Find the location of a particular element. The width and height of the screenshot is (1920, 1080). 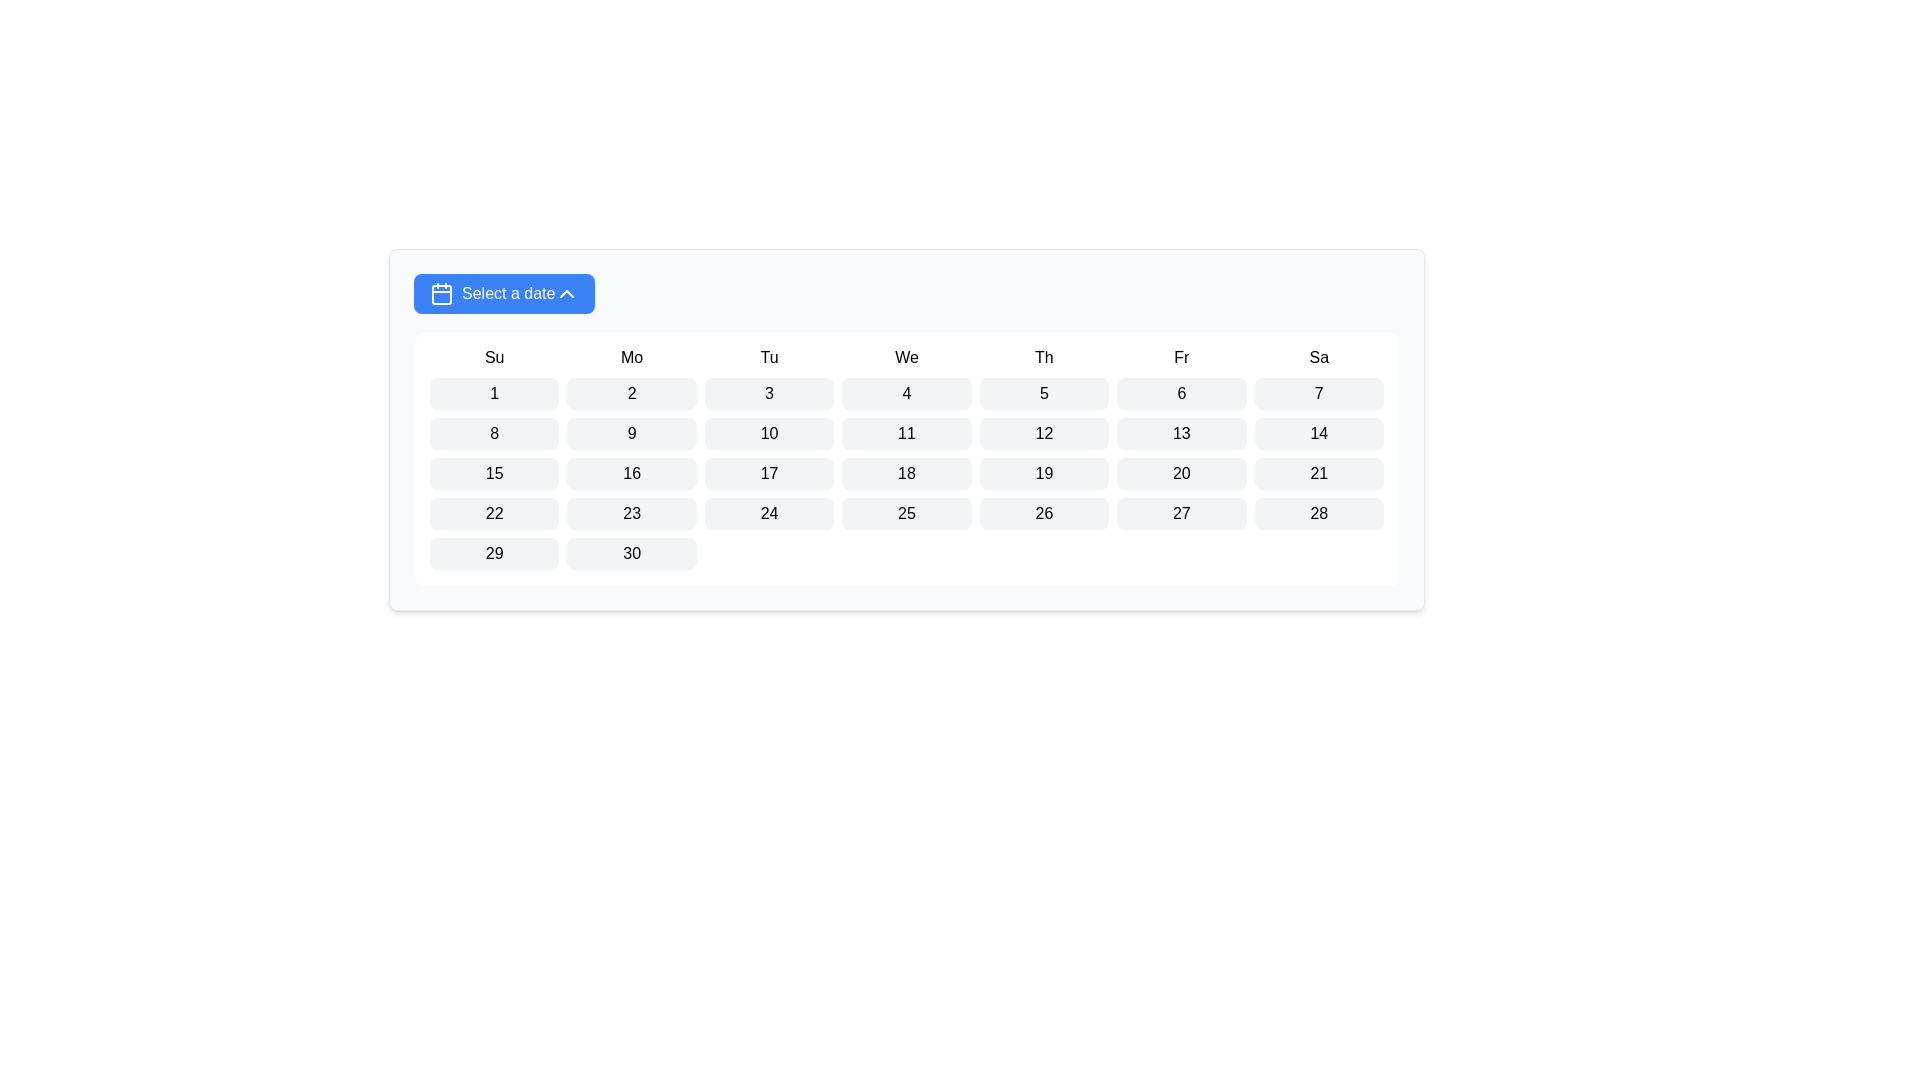

the static text label displaying 'Tu', which is the third element in the row of days of the week, to observe tooltip or highlight effects is located at coordinates (768, 357).